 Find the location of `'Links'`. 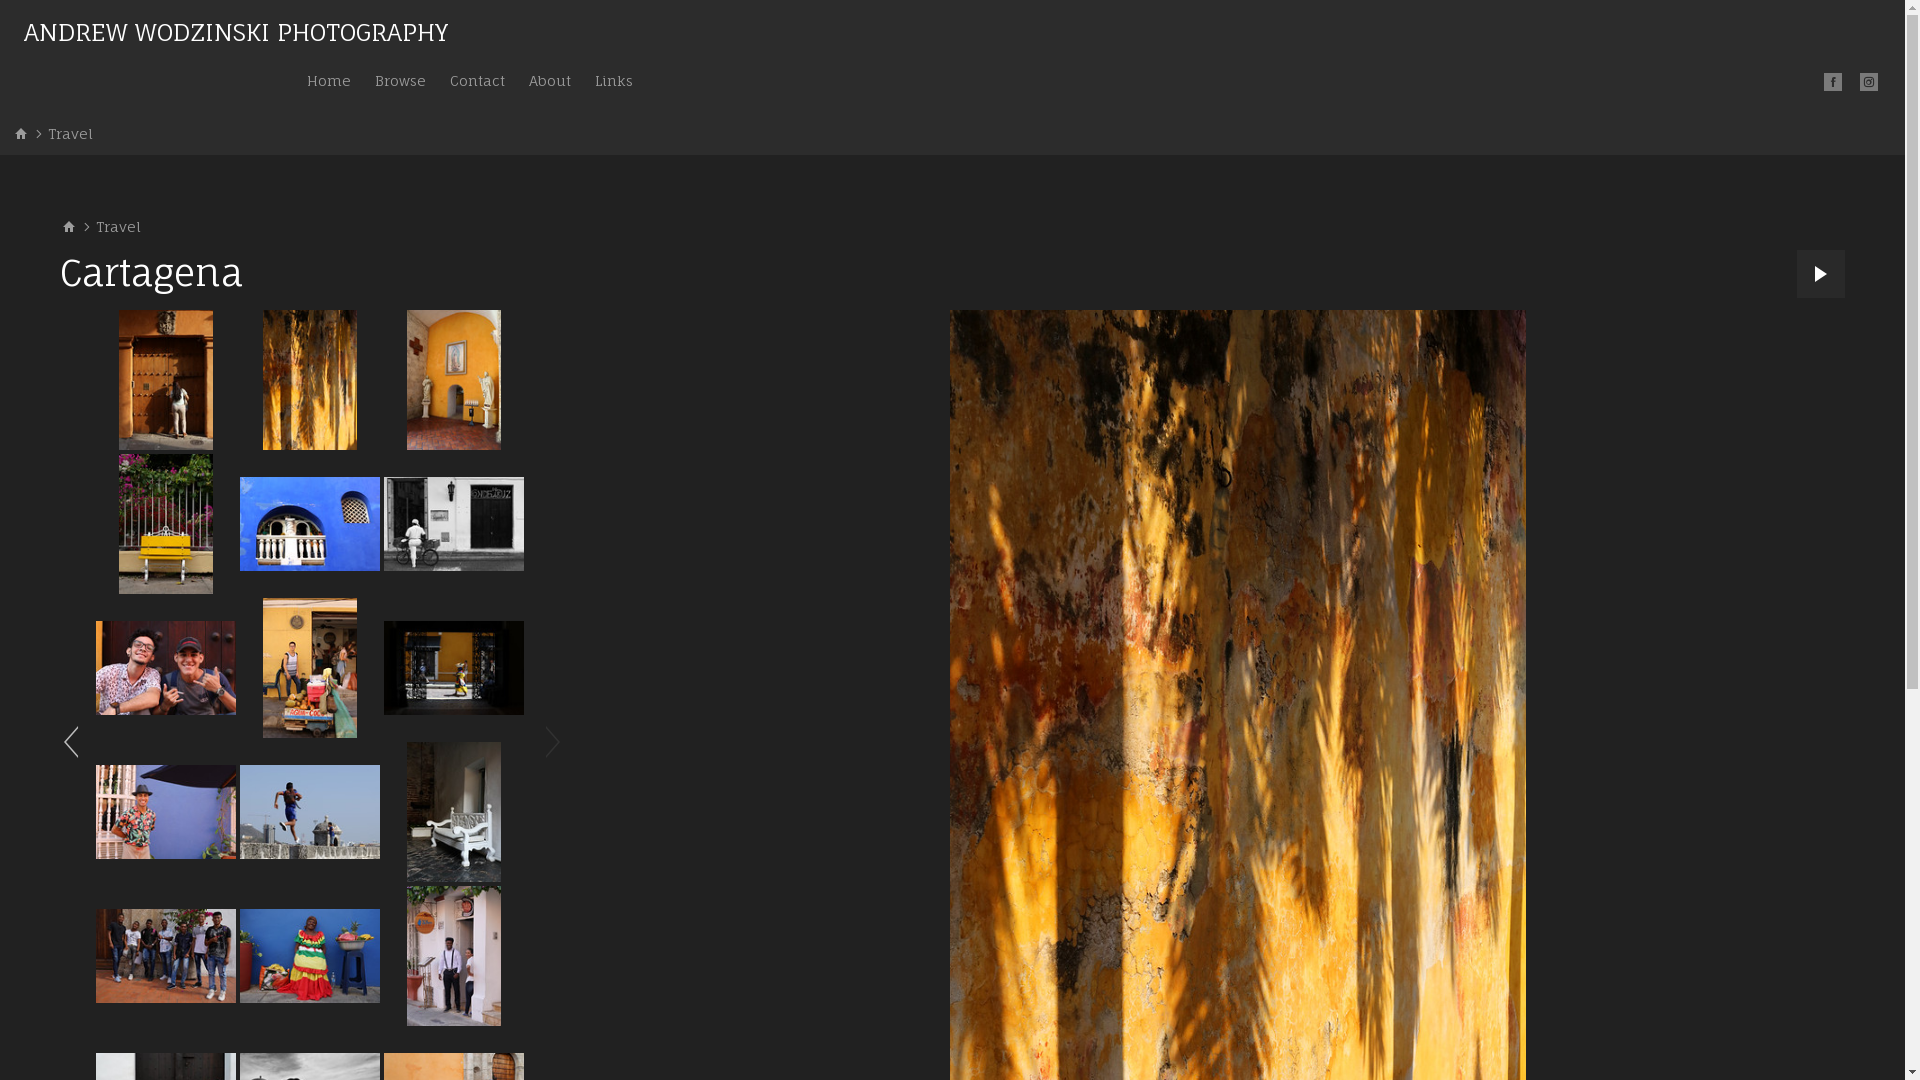

'Links' is located at coordinates (613, 79).